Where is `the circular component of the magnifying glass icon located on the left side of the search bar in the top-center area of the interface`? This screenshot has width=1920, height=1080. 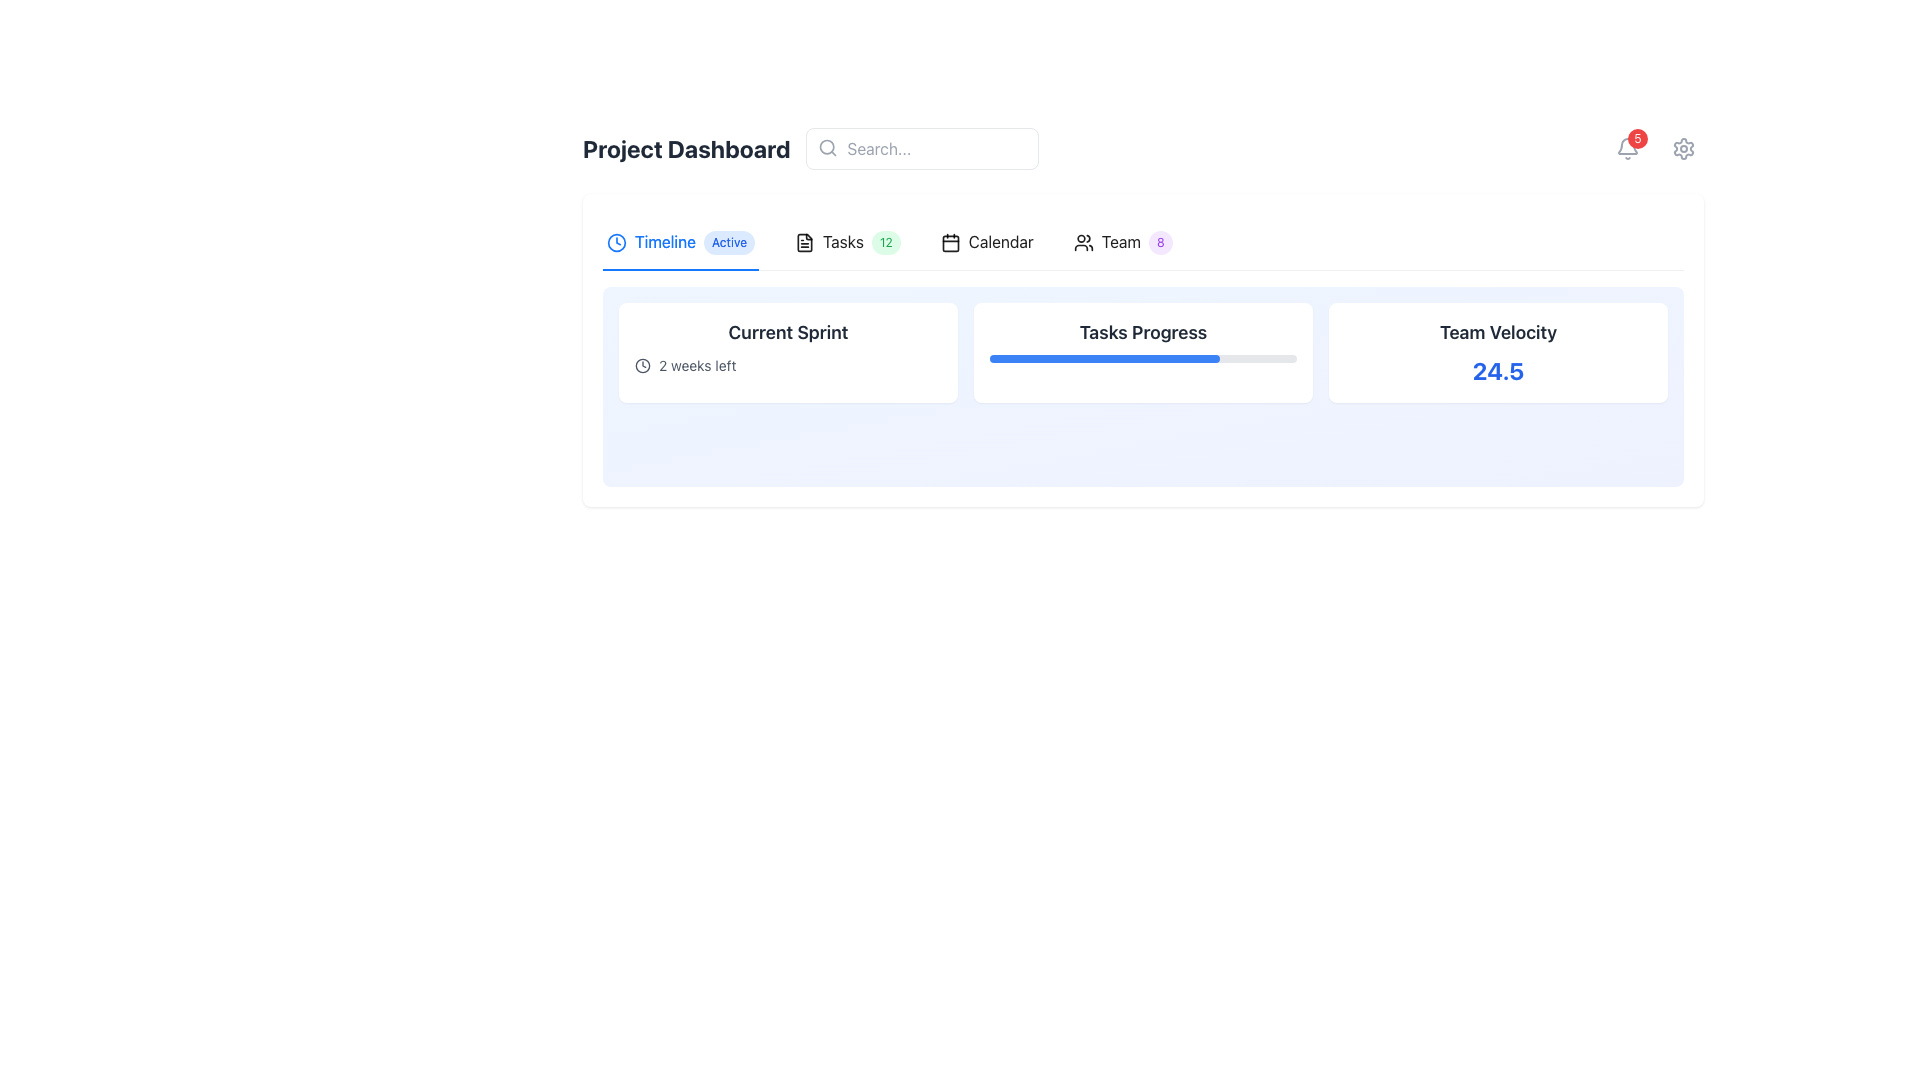 the circular component of the magnifying glass icon located on the left side of the search bar in the top-center area of the interface is located at coordinates (827, 146).